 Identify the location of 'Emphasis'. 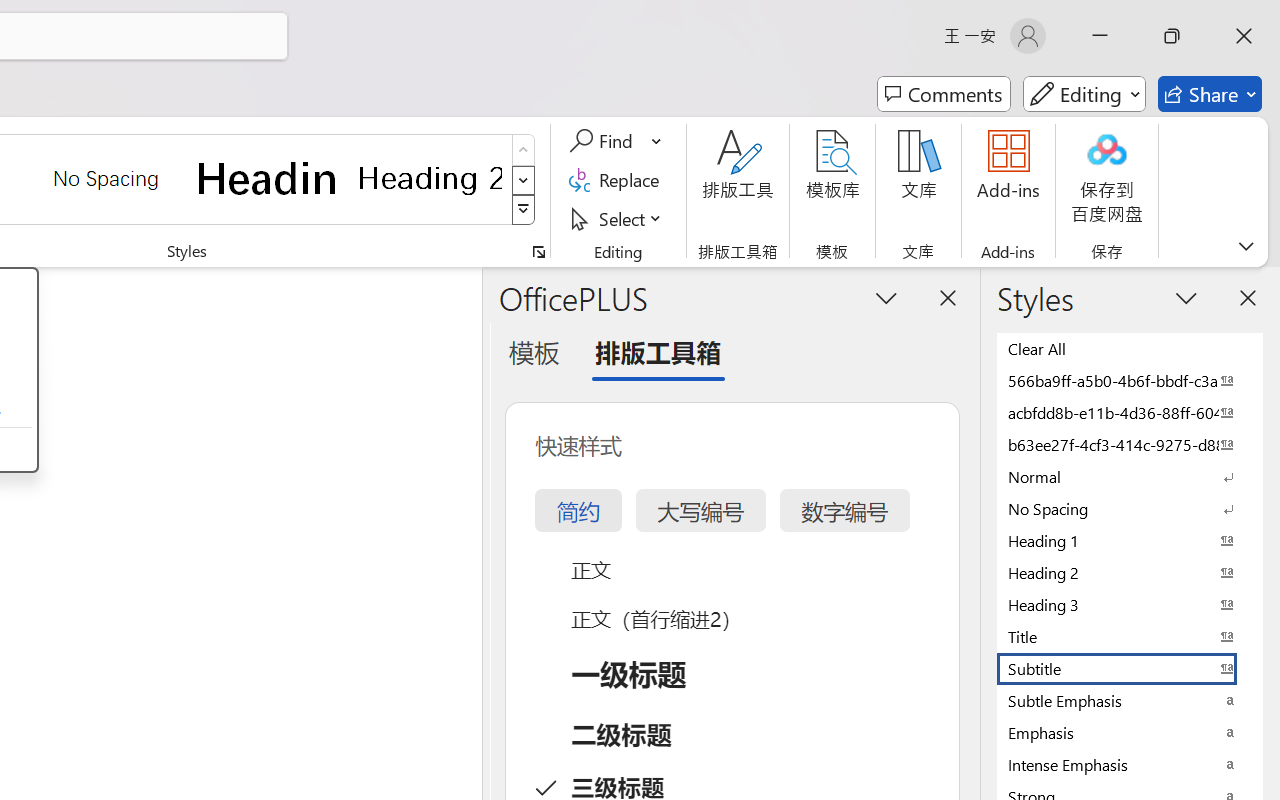
(1130, 731).